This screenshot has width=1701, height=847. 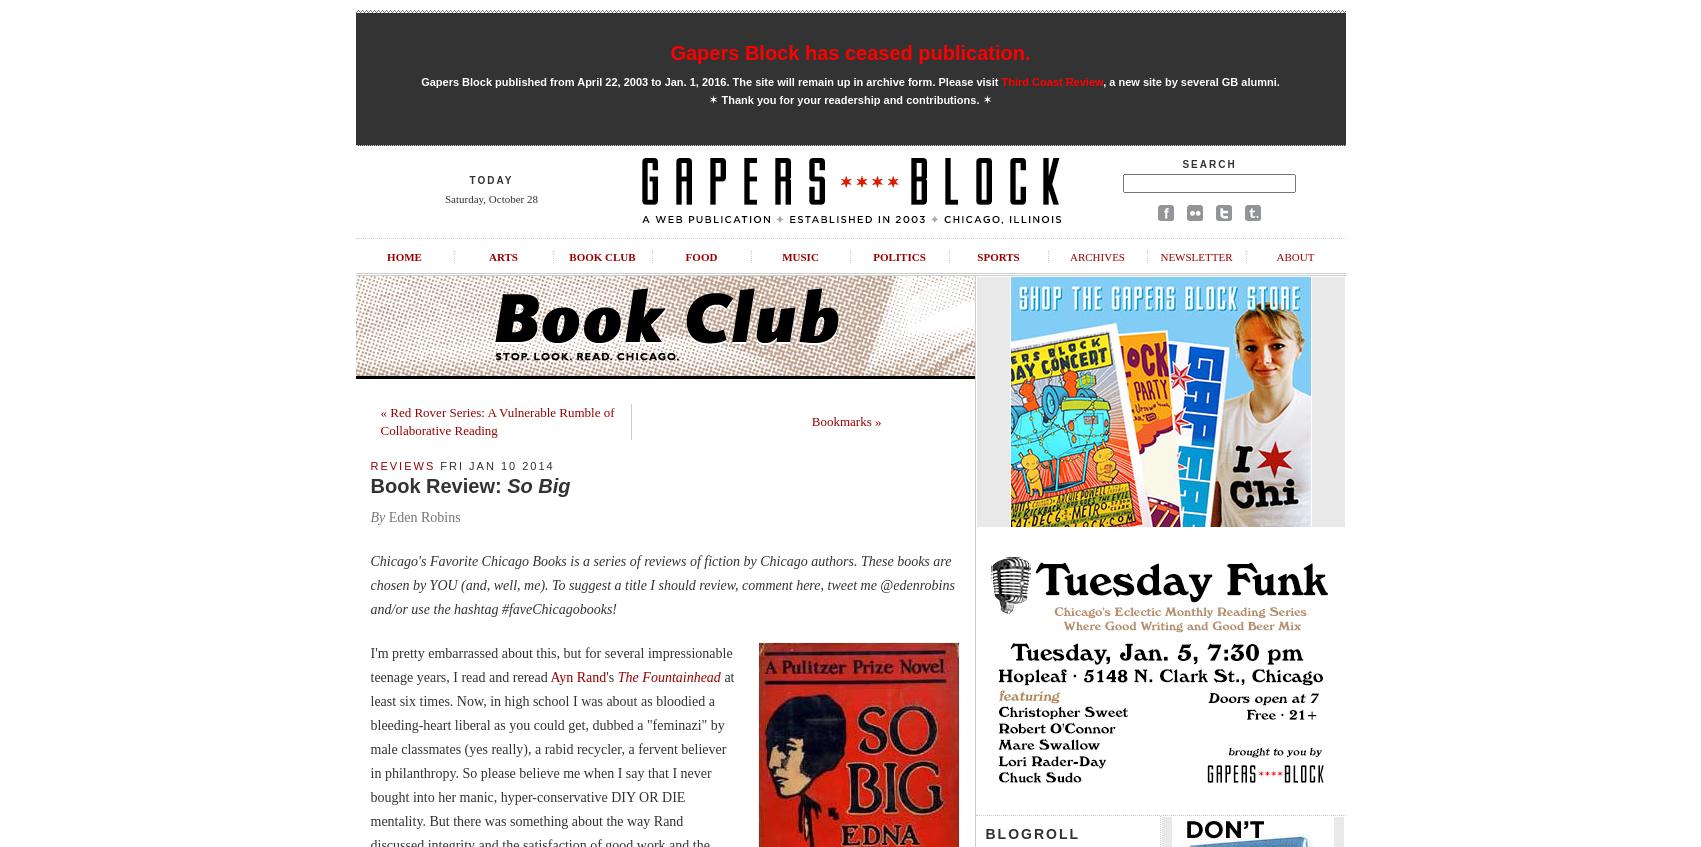 What do you see at coordinates (577, 677) in the screenshot?
I see `'Ayn Rand'` at bounding box center [577, 677].